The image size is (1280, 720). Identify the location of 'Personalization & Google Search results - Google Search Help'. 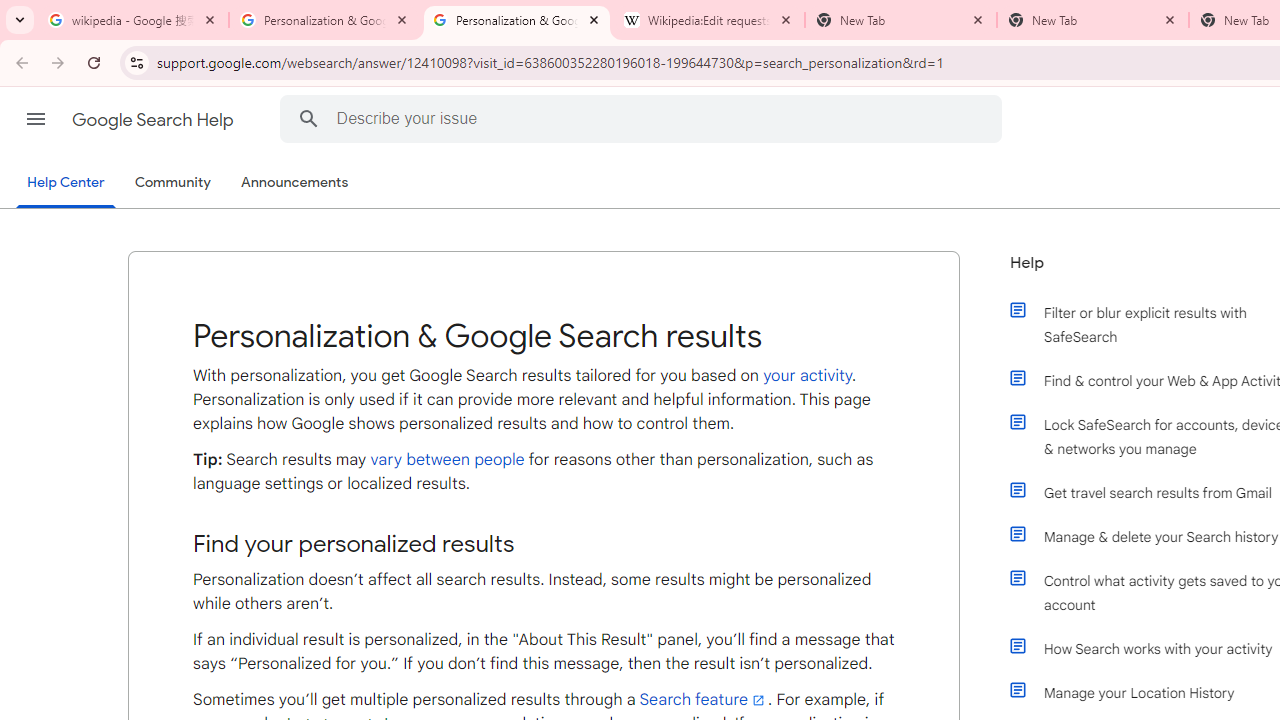
(517, 20).